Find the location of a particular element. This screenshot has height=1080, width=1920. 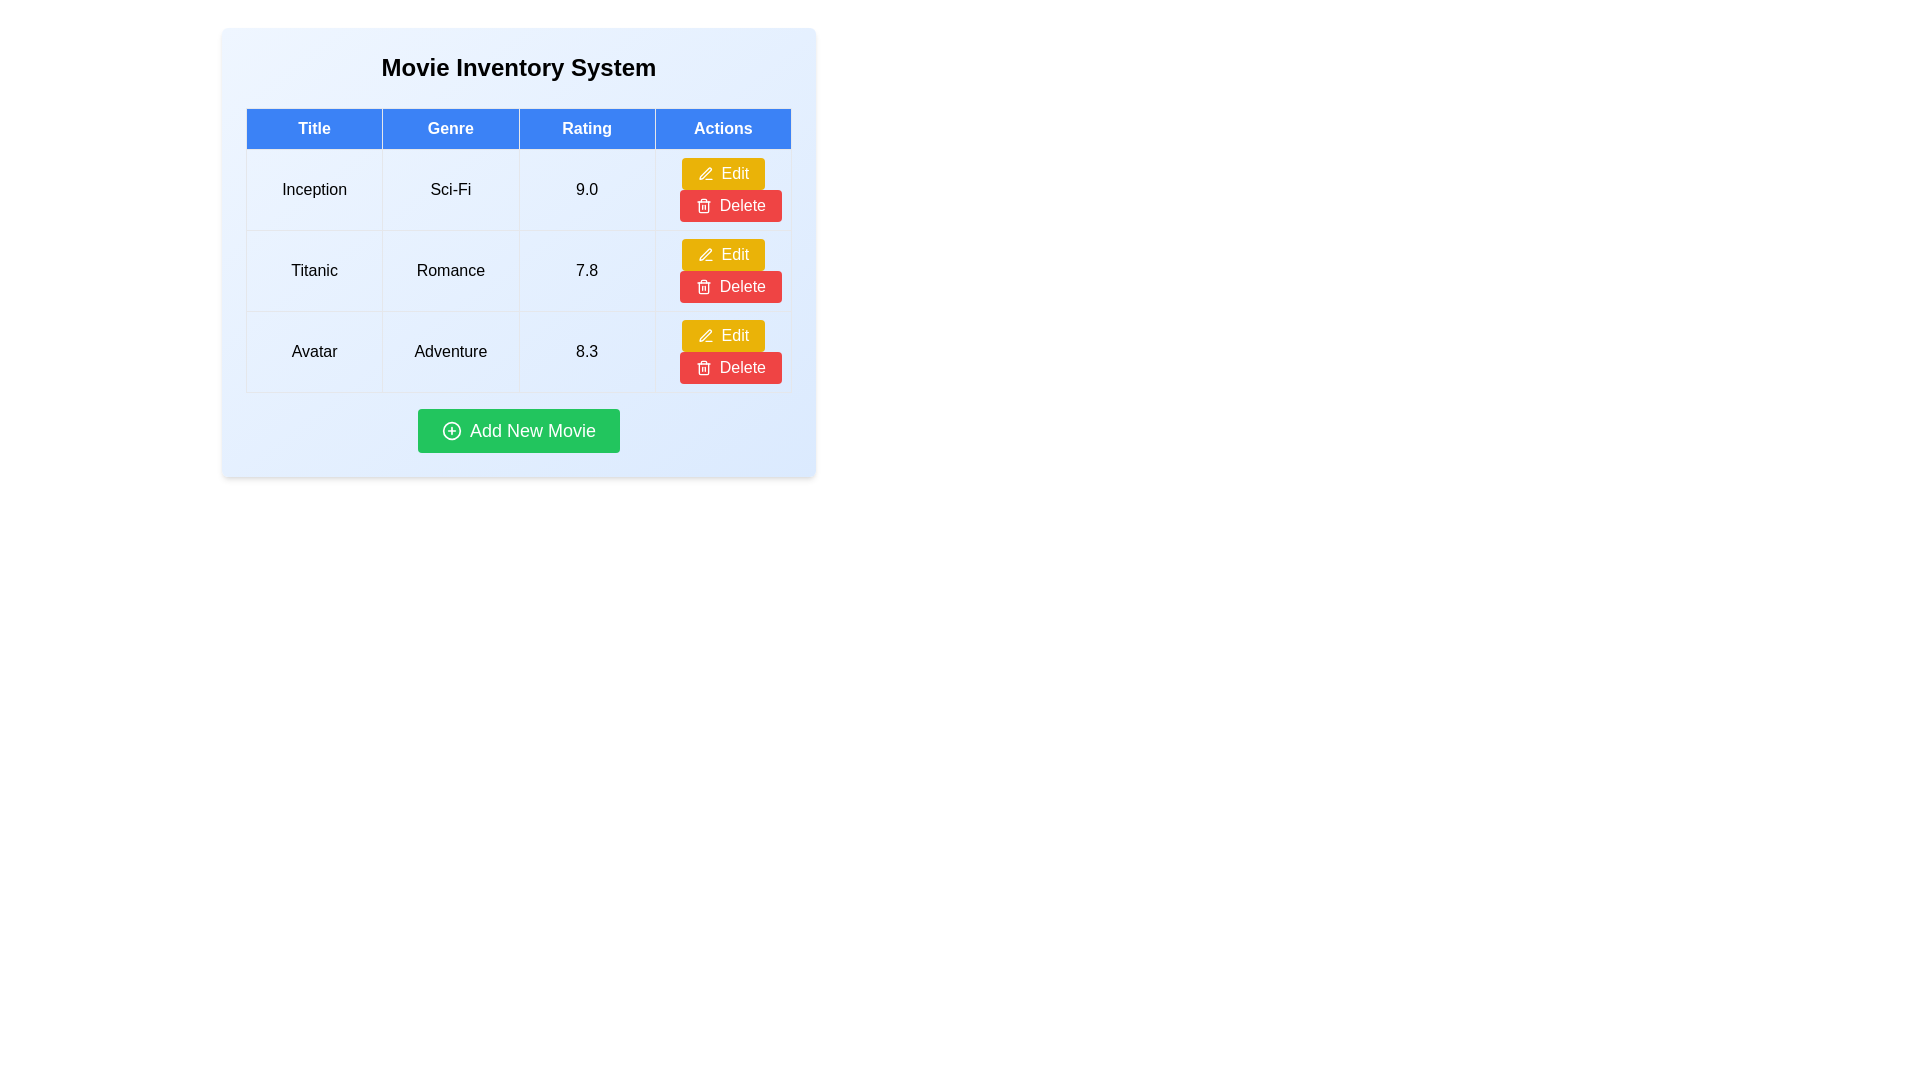

the second row of the table displaying movie details for 'Titanic' is located at coordinates (518, 270).